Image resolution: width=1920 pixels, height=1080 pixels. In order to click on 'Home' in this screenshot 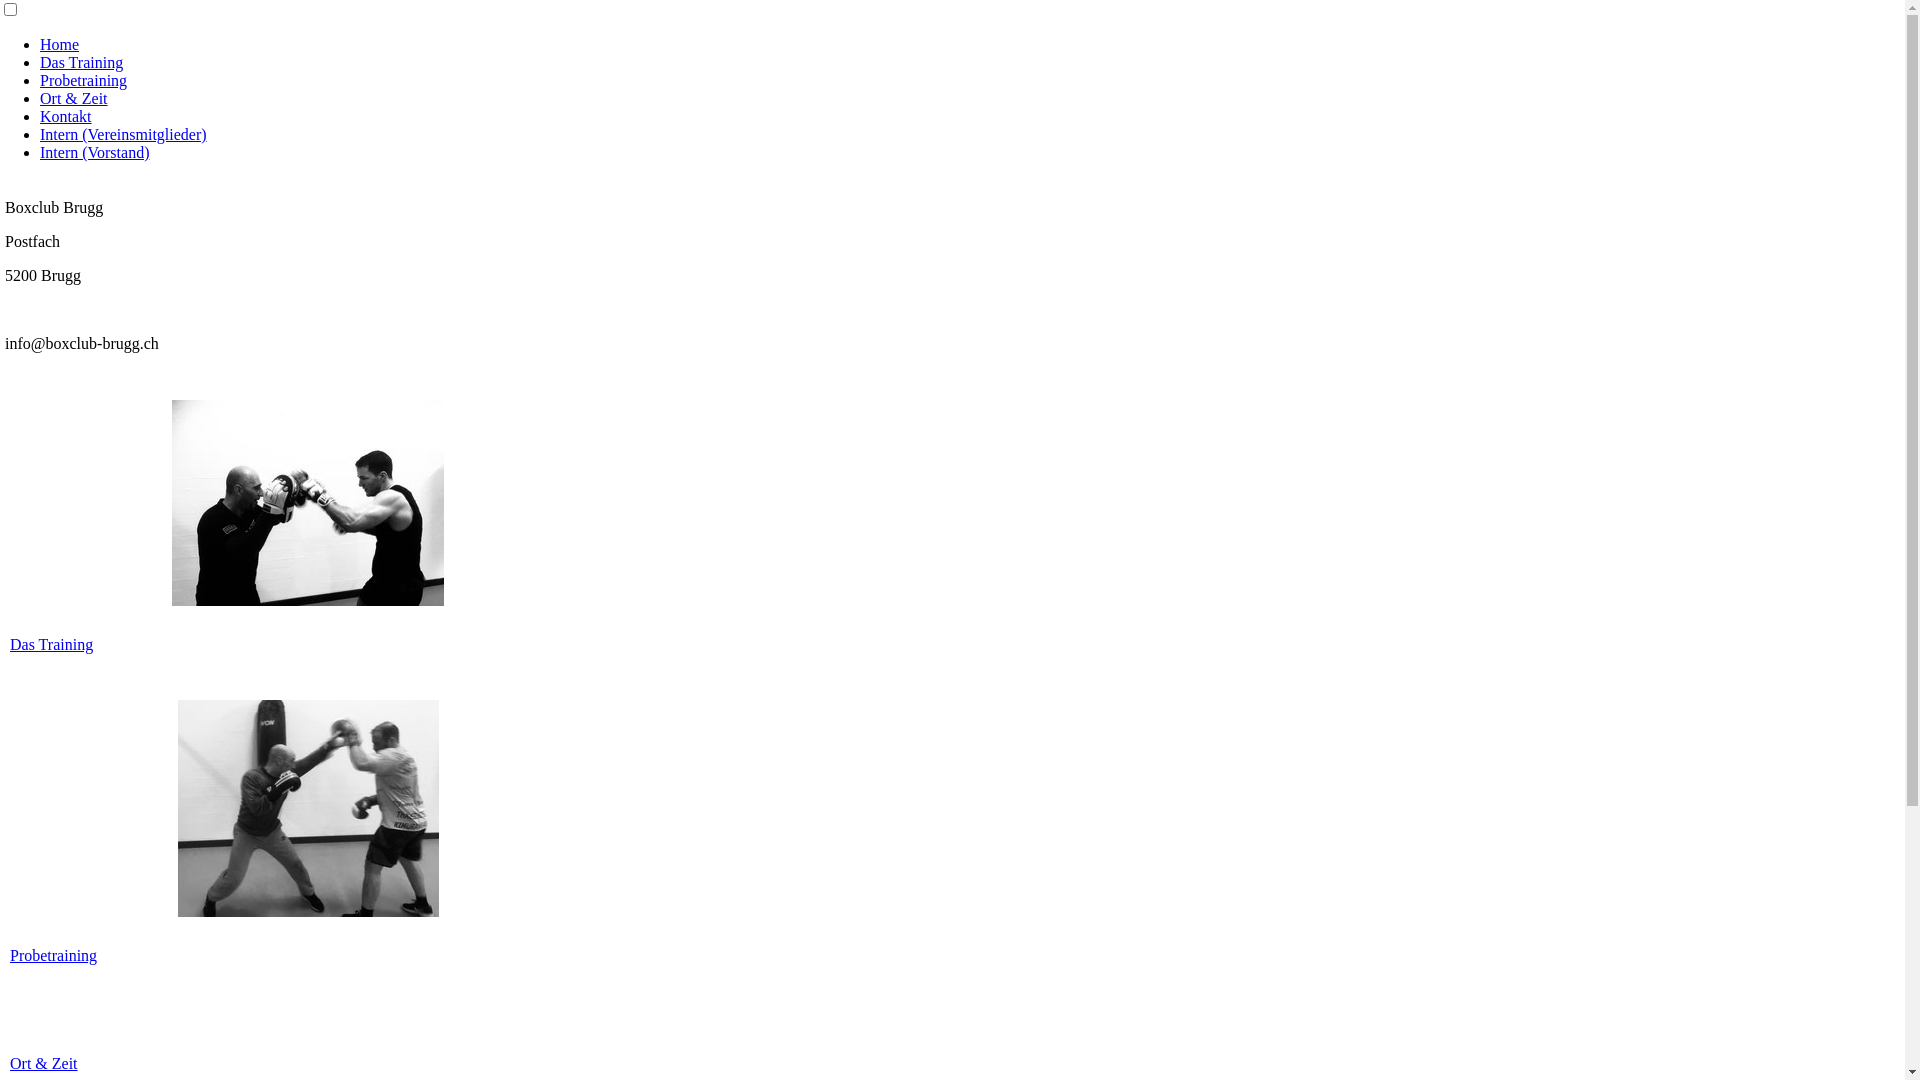, I will do `click(39, 44)`.